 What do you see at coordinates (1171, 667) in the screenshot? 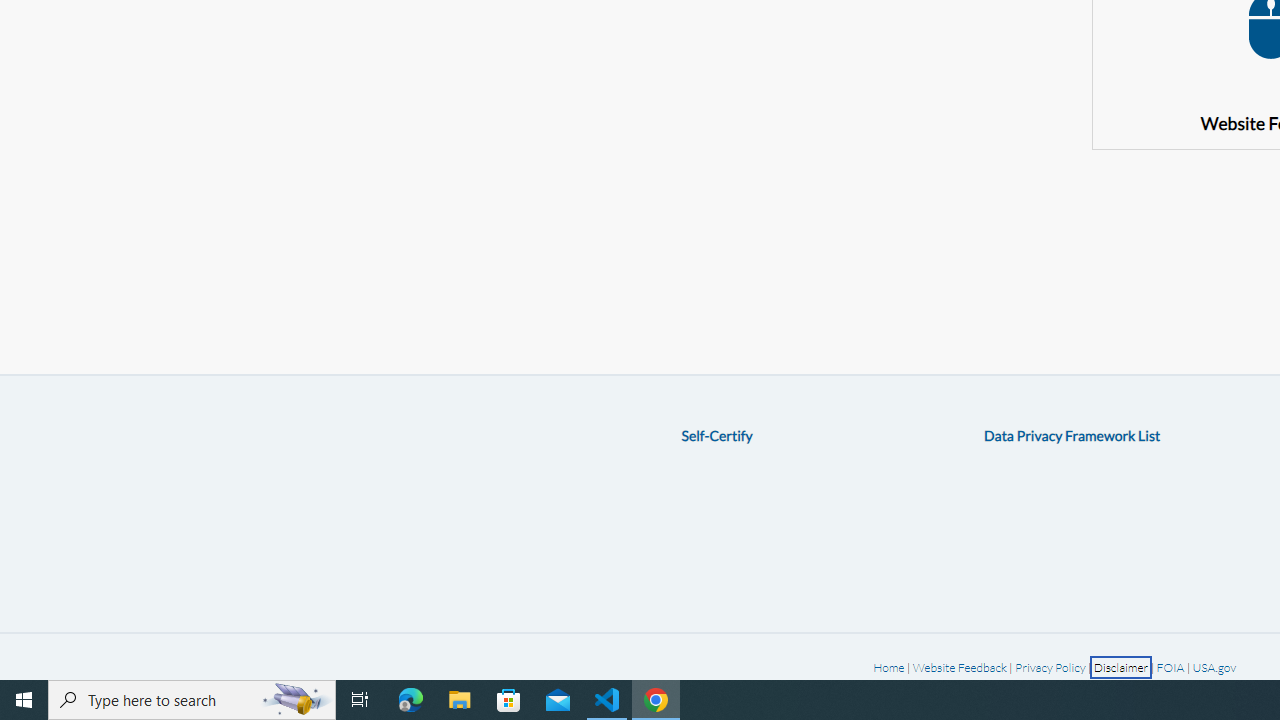
I see `'FOIA '` at bounding box center [1171, 667].